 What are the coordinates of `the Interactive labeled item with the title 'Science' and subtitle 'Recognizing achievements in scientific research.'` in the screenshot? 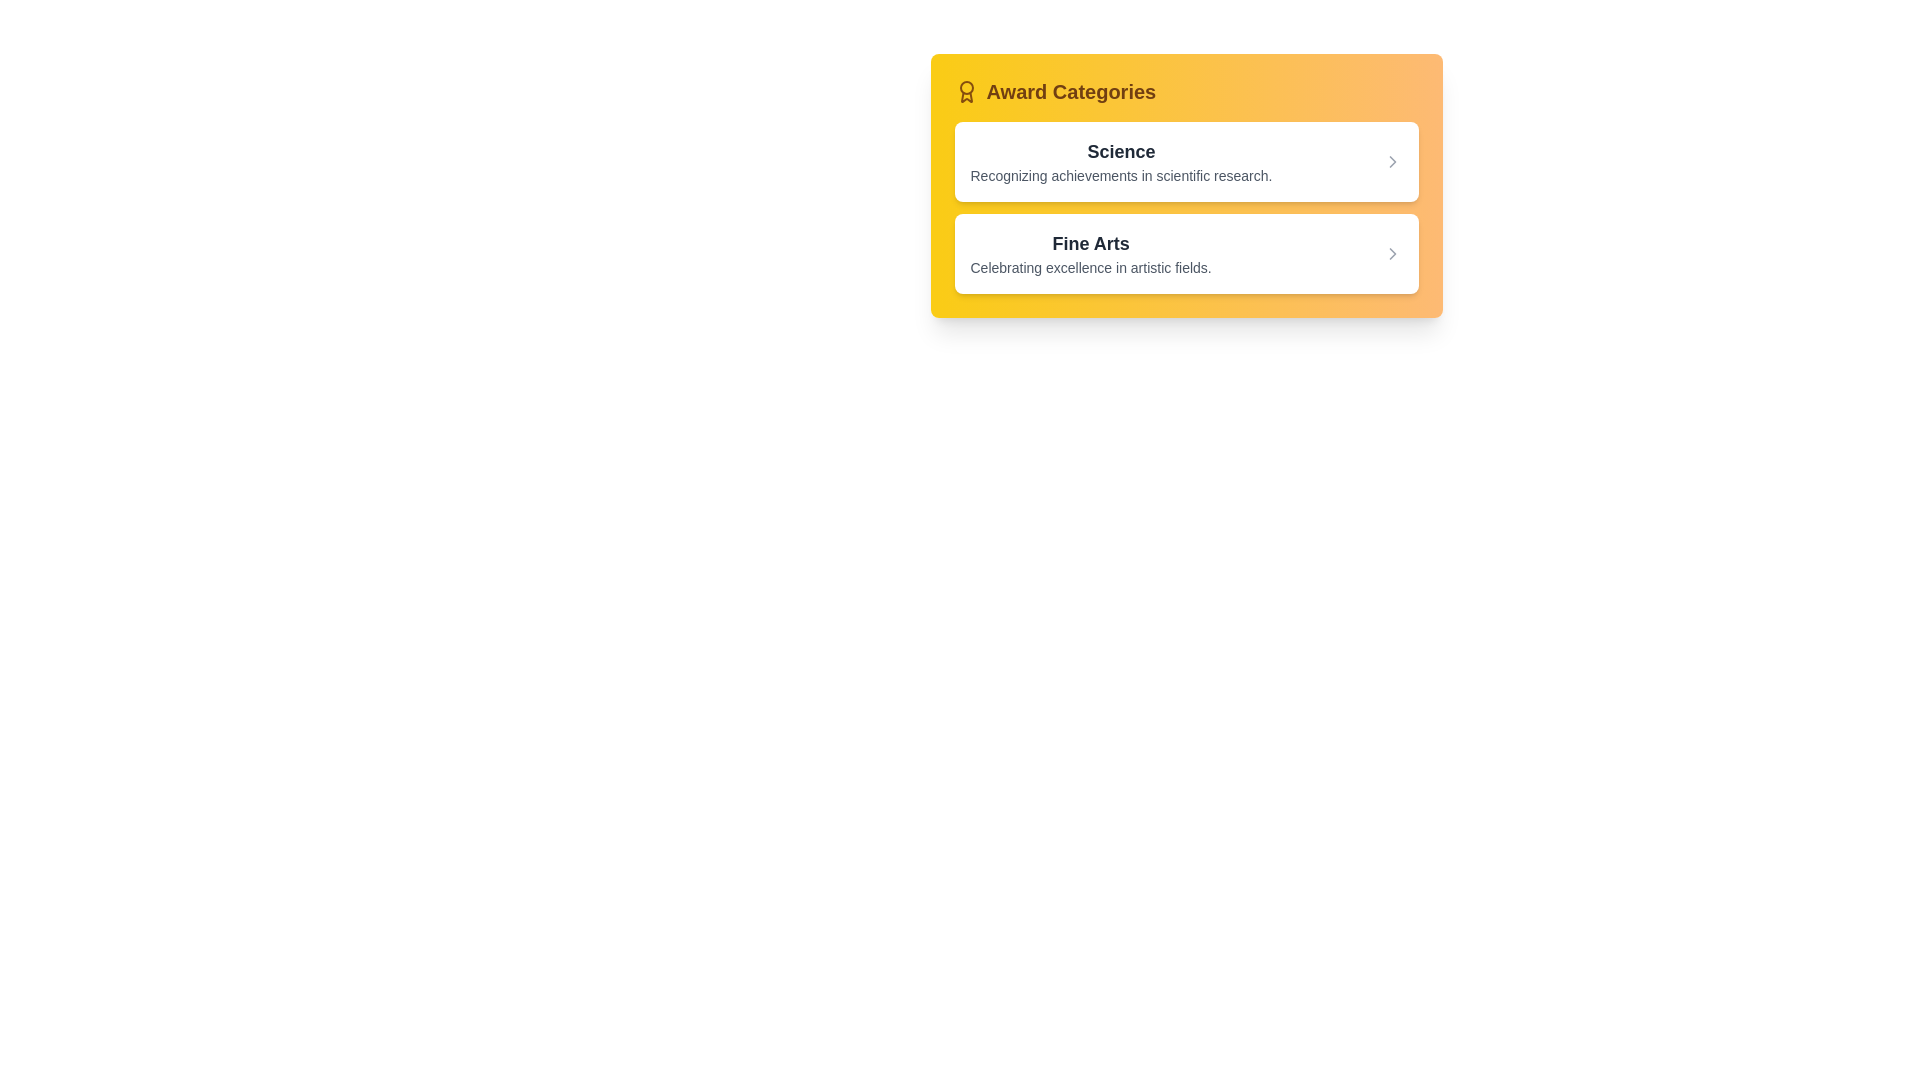 It's located at (1121, 161).